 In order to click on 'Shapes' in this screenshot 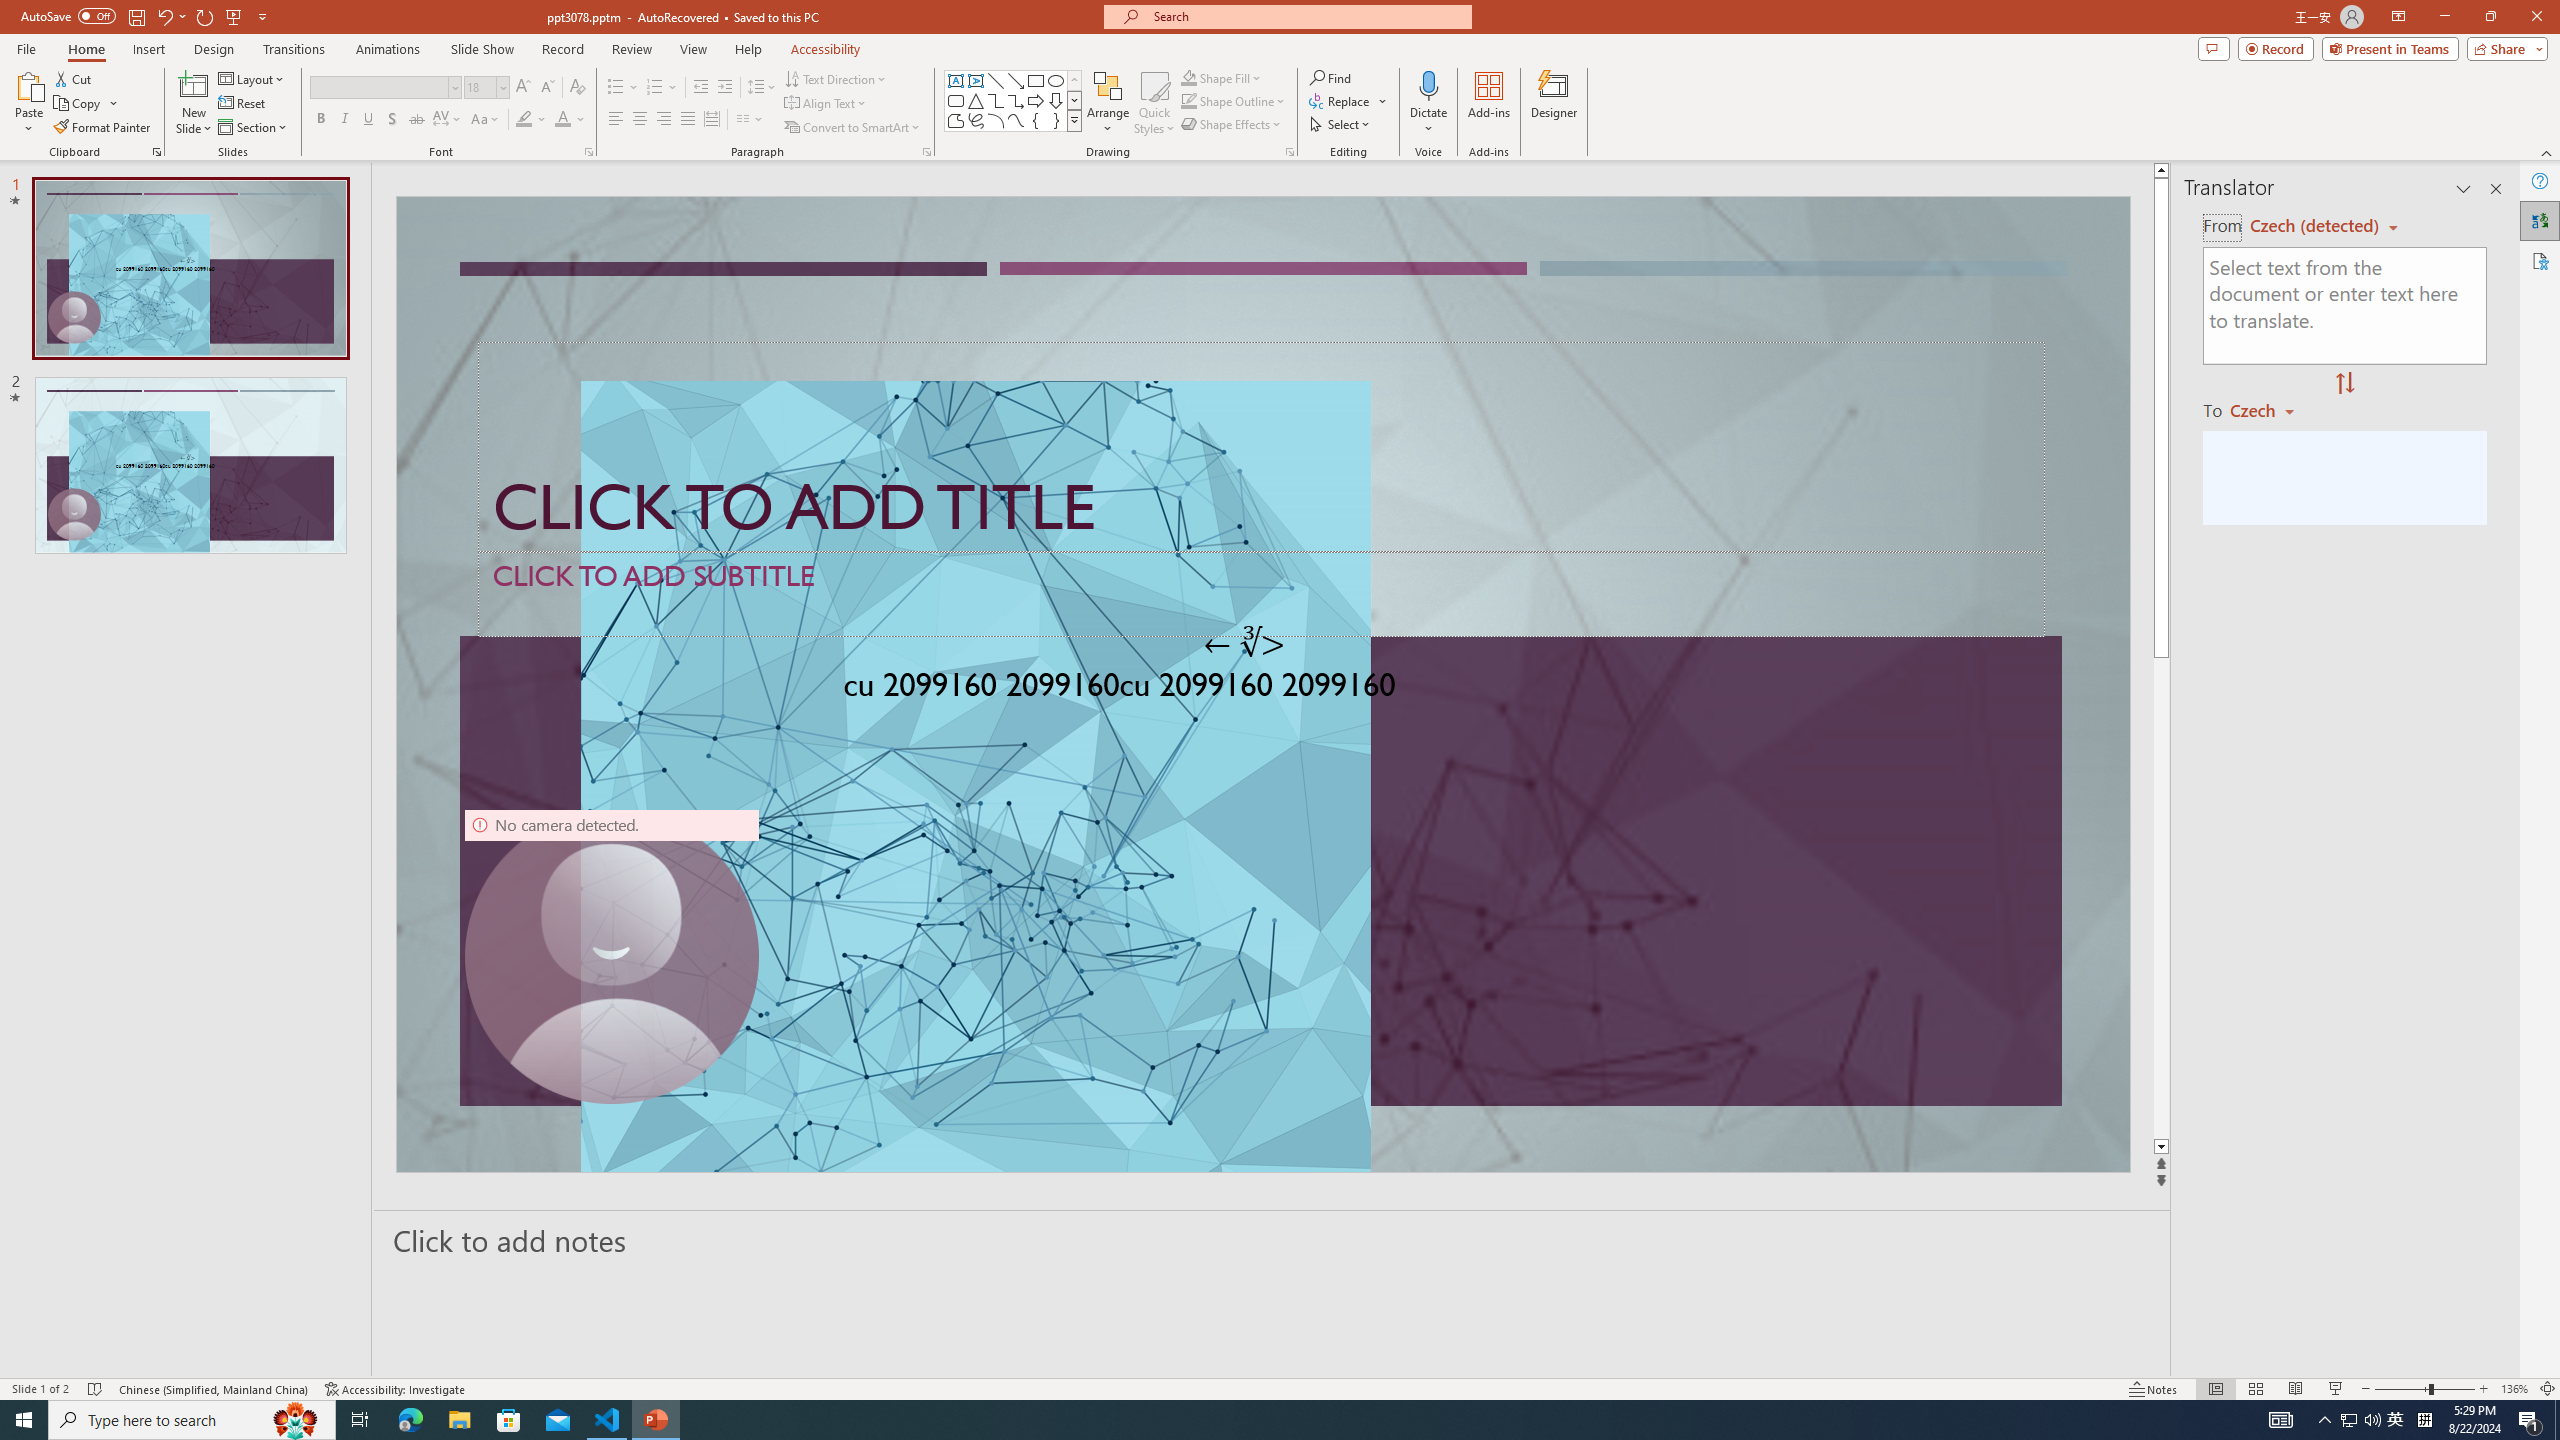, I will do `click(1075, 119)`.